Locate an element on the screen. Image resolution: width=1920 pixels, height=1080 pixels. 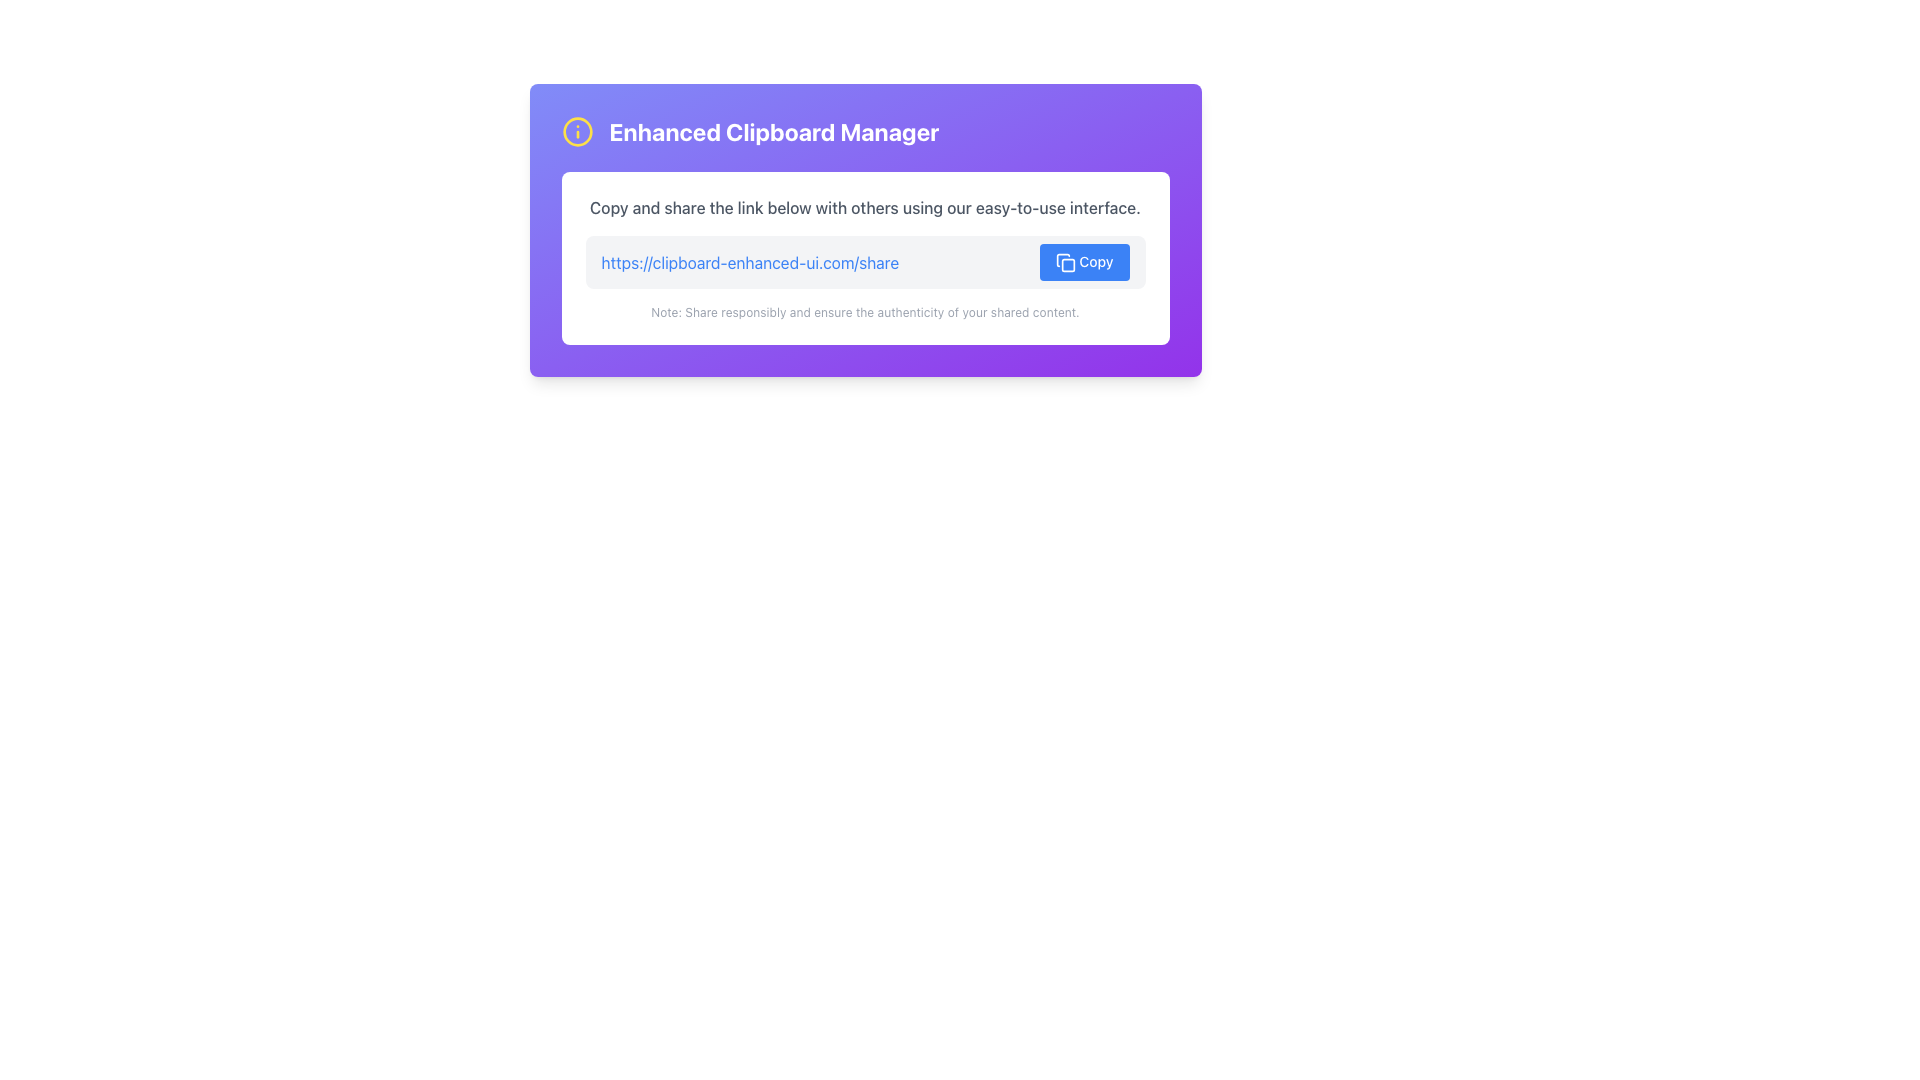
the small square shape with rounded corners that is part of the copy symbol icon, located near the top-right of the box containing the 'Copy' button is located at coordinates (1067, 264).